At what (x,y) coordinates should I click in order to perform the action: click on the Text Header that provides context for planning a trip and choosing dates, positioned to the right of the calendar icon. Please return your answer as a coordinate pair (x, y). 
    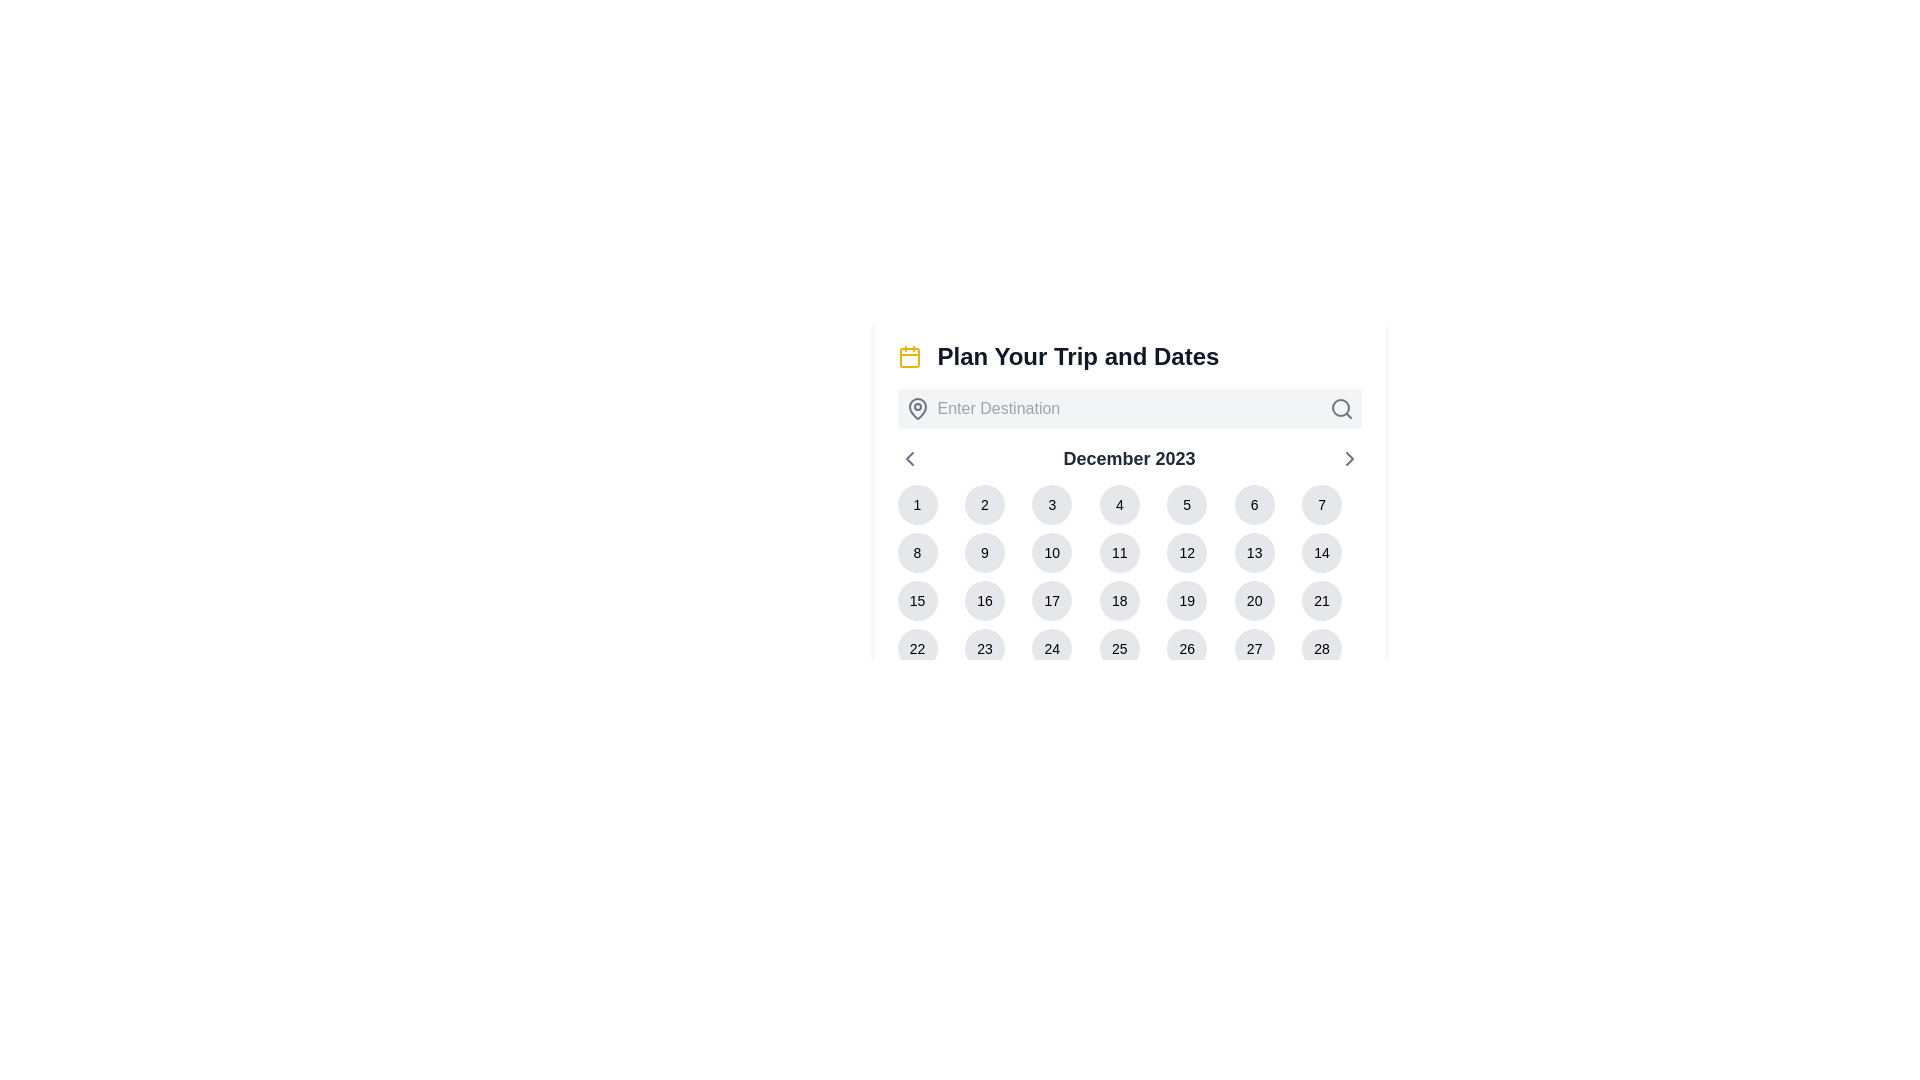
    Looking at the image, I should click on (1077, 356).